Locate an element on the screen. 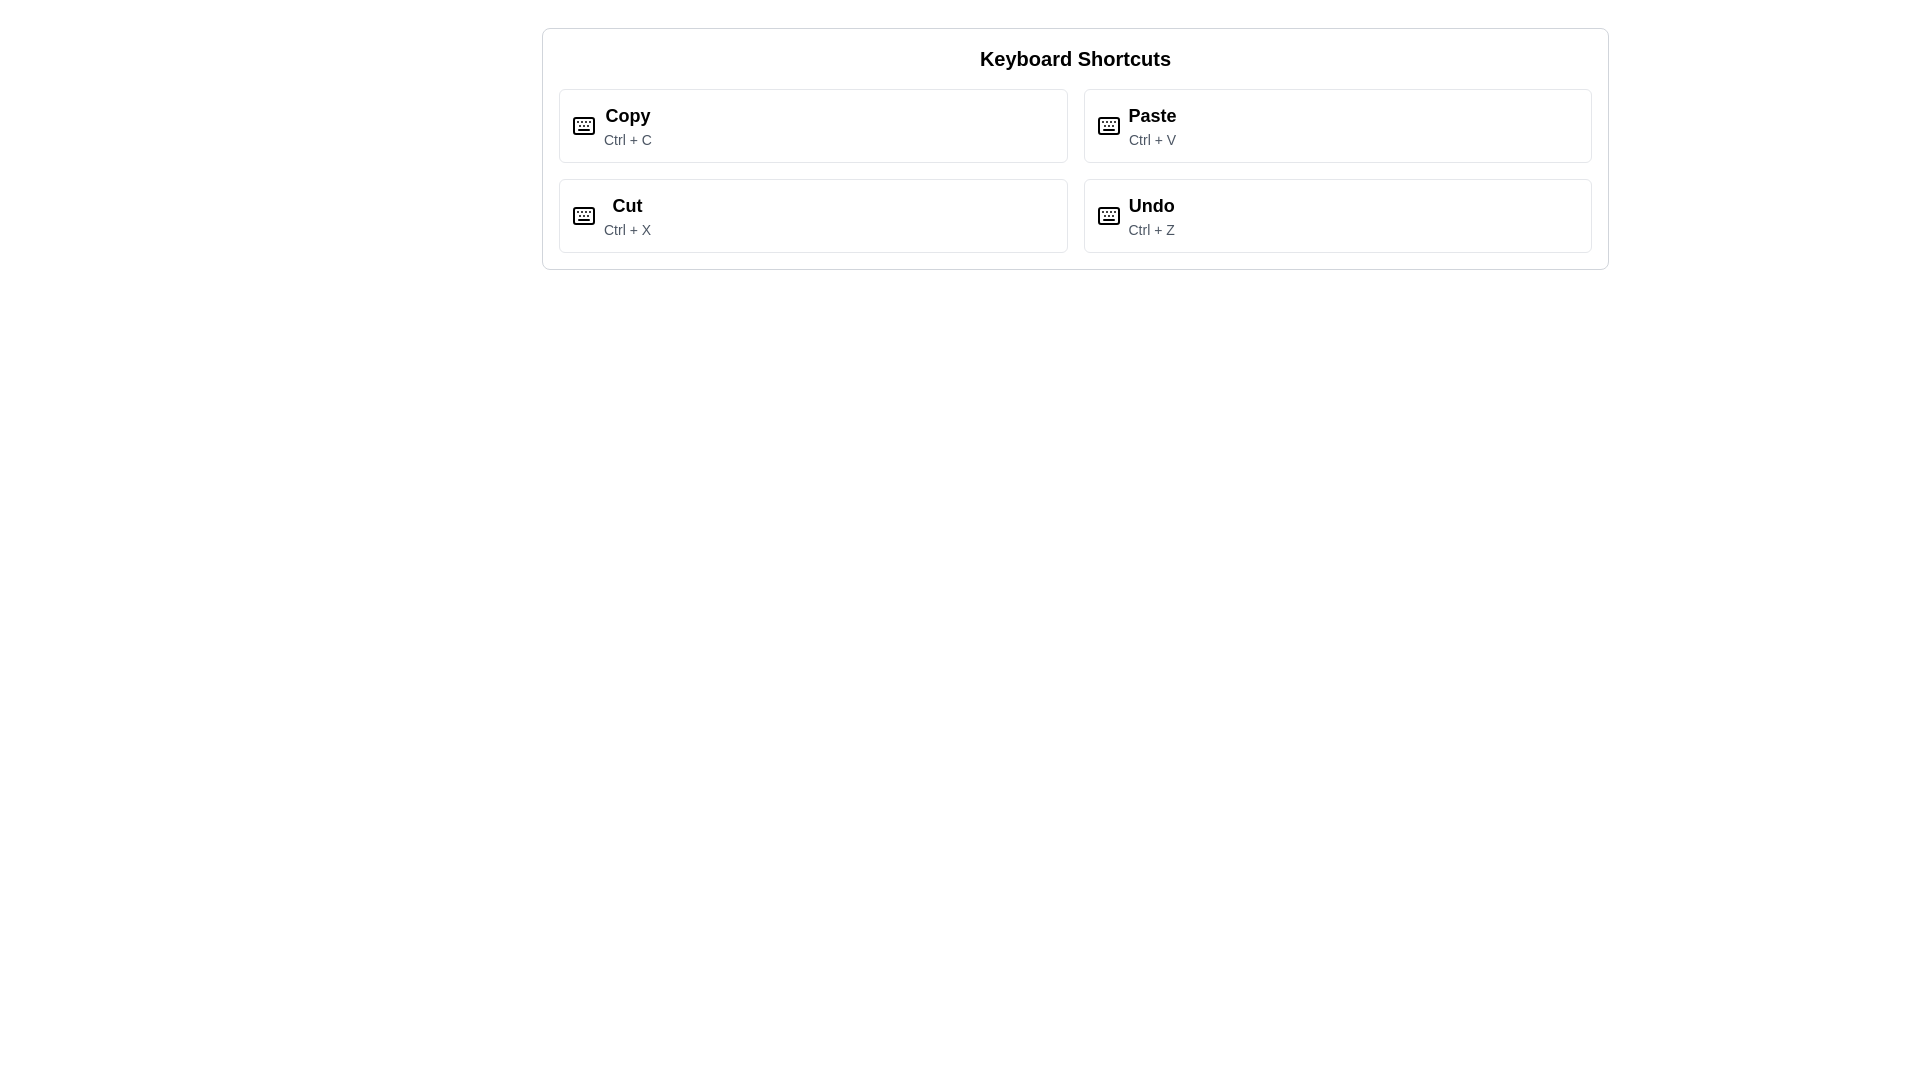 The width and height of the screenshot is (1920, 1080). the 'Undo' text display component located in the bottom-right quadrant of the Keyboard Shortcuts window, which includes an icon of a keyboard next to the text is located at coordinates (1151, 216).